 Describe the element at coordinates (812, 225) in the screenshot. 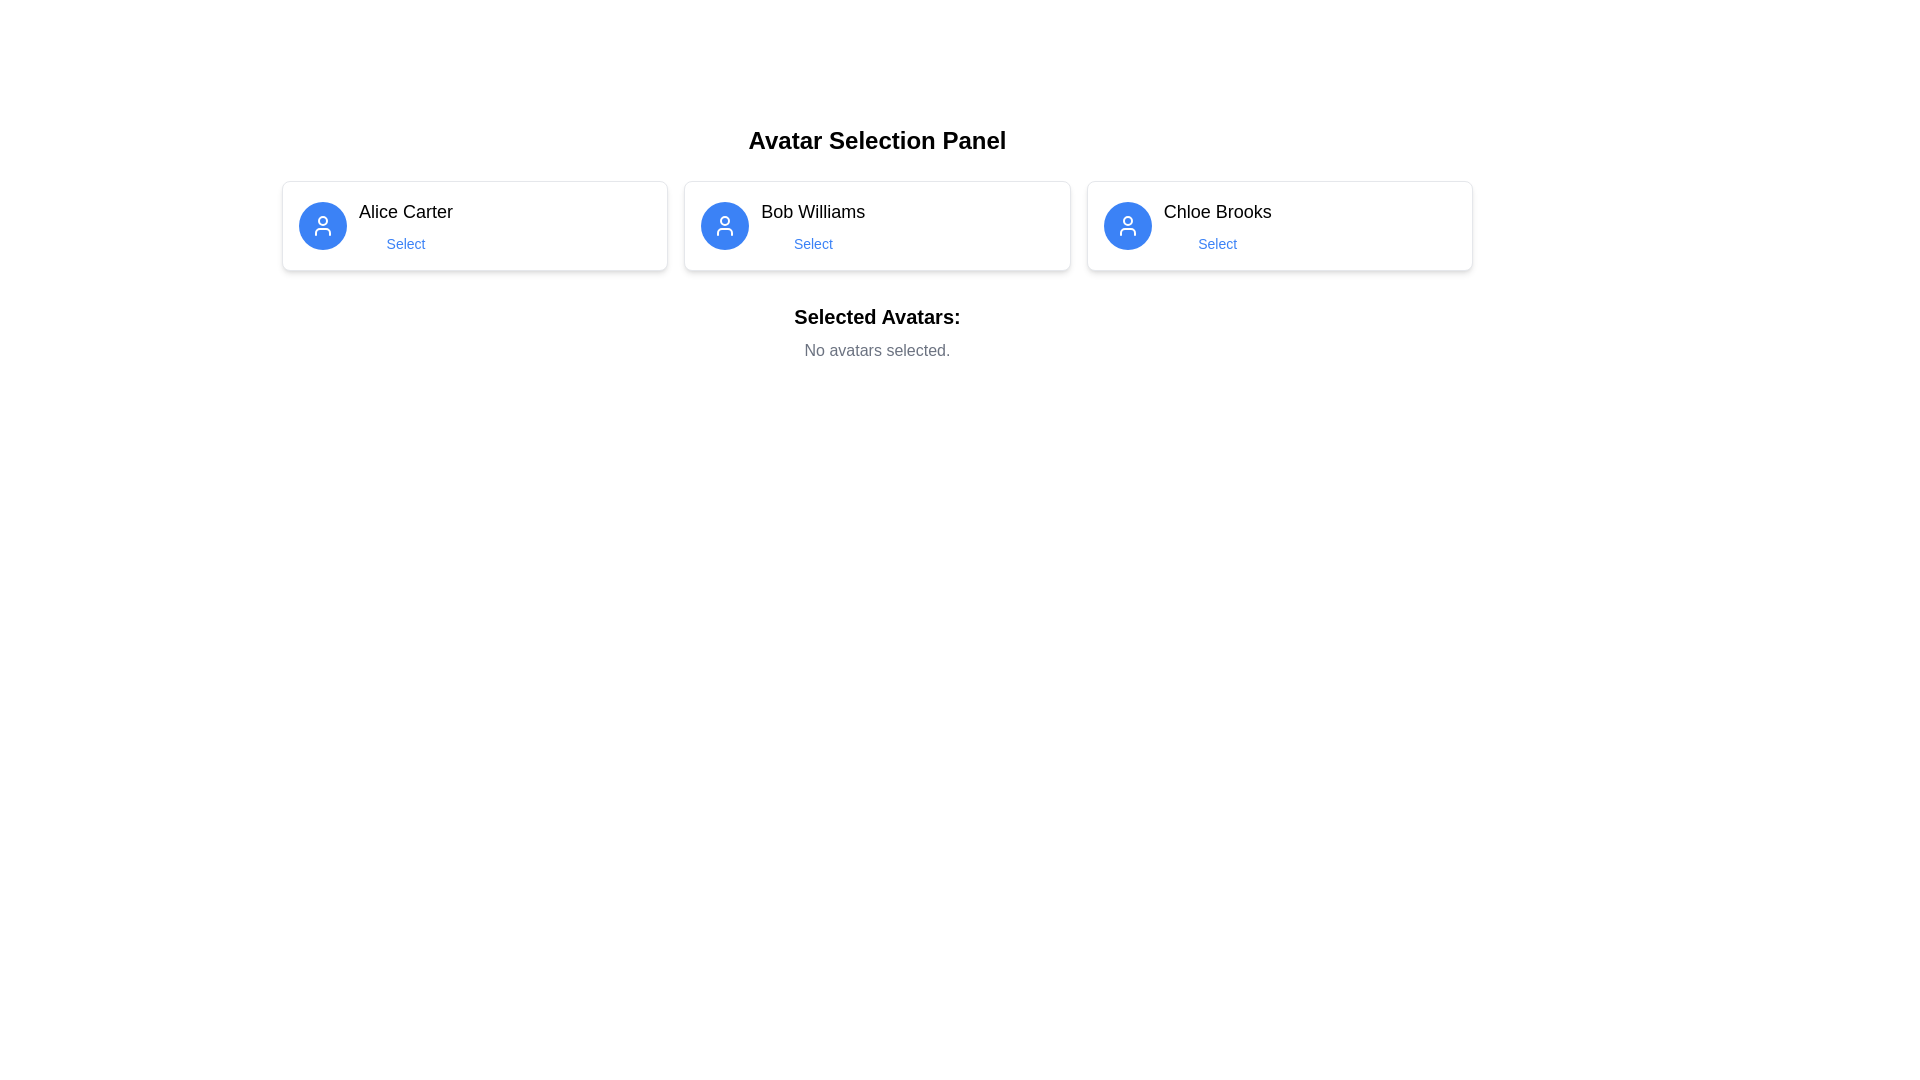

I see `the 'Select' hyperlink associated with the label 'Bob Williams'` at that location.